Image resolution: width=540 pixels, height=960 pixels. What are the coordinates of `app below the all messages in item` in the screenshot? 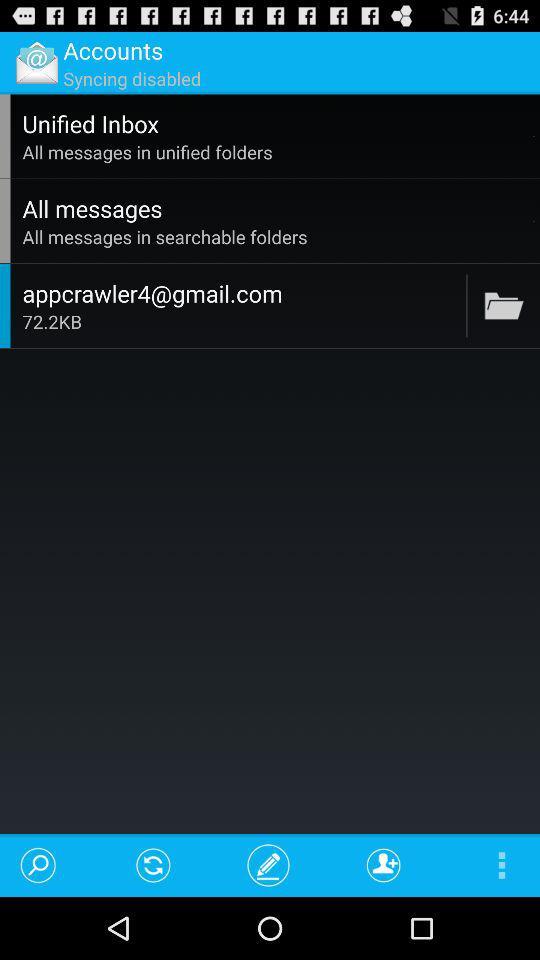 It's located at (466, 305).